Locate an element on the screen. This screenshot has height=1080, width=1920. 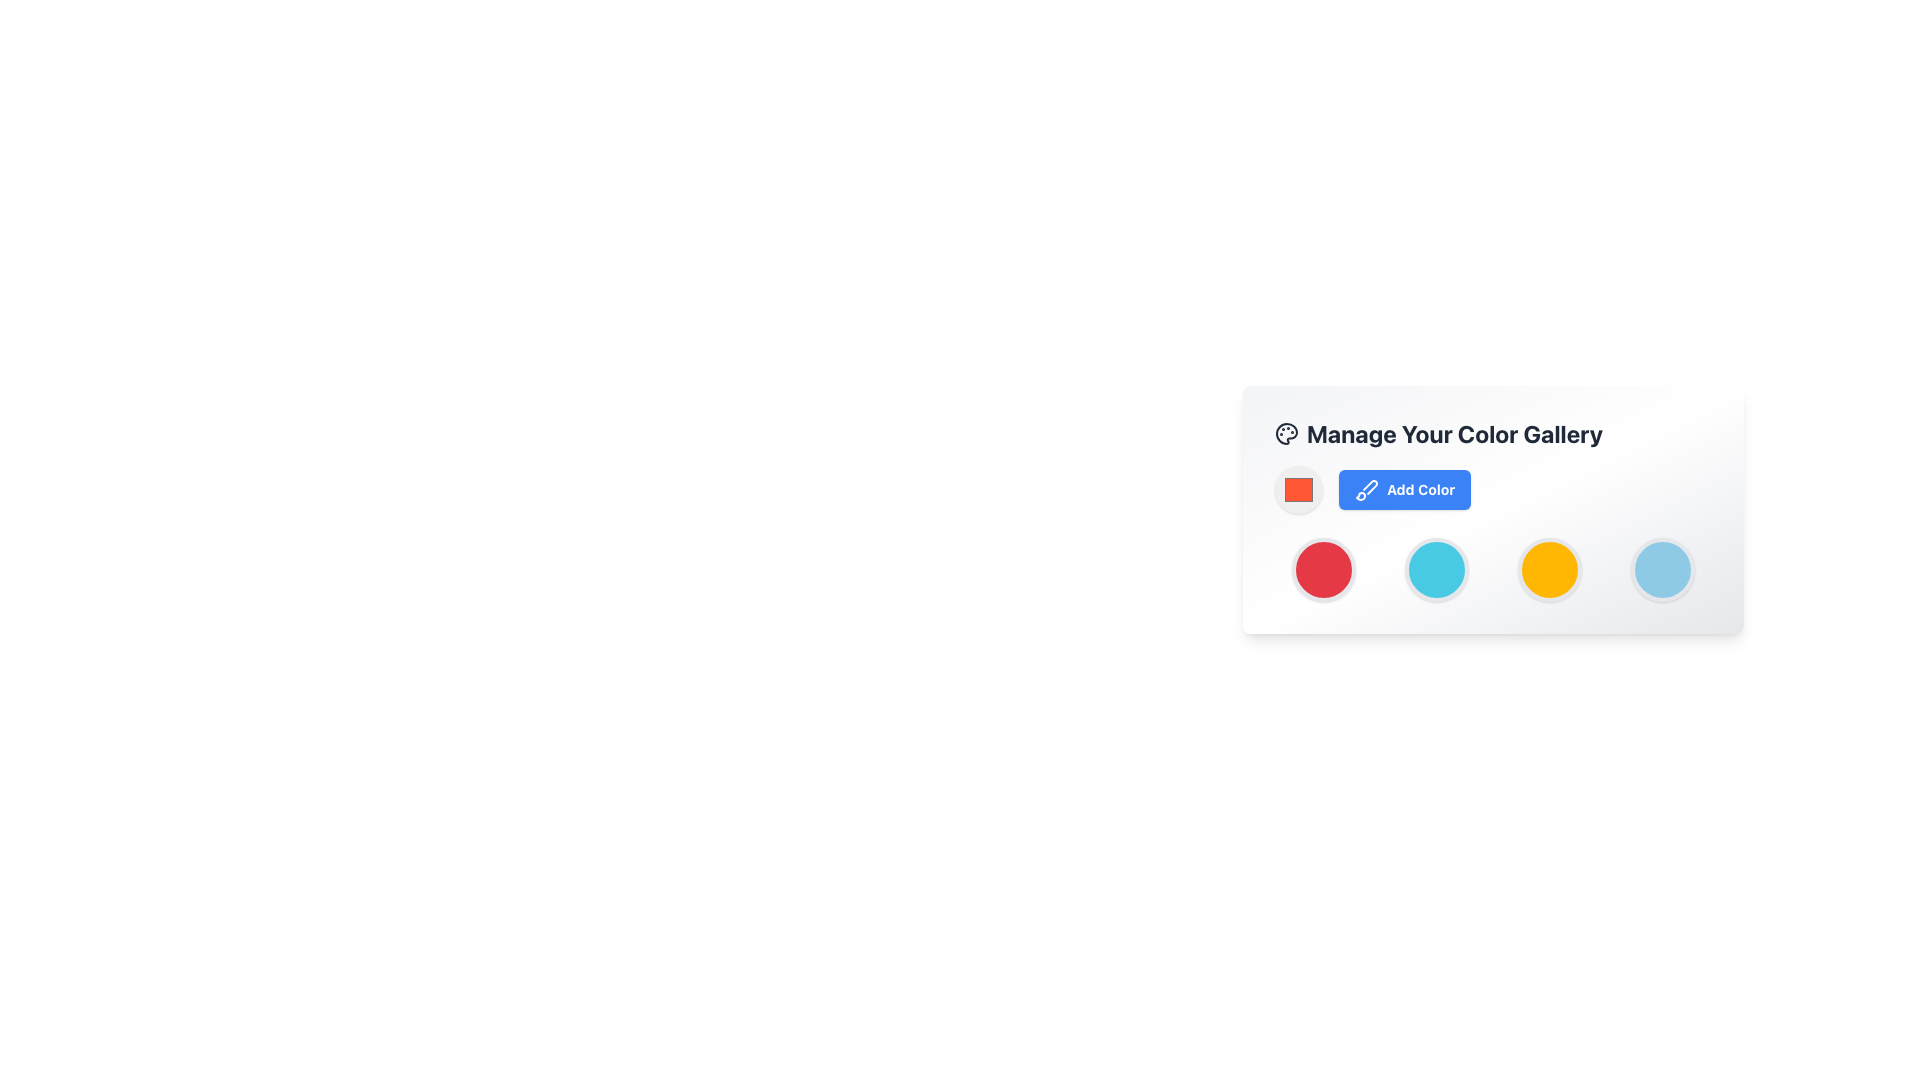
the 'Add Color' button, which is a rectangular button with rounded edges, bright blue background, white bold text, and a paintbrush icon on the left is located at coordinates (1404, 489).